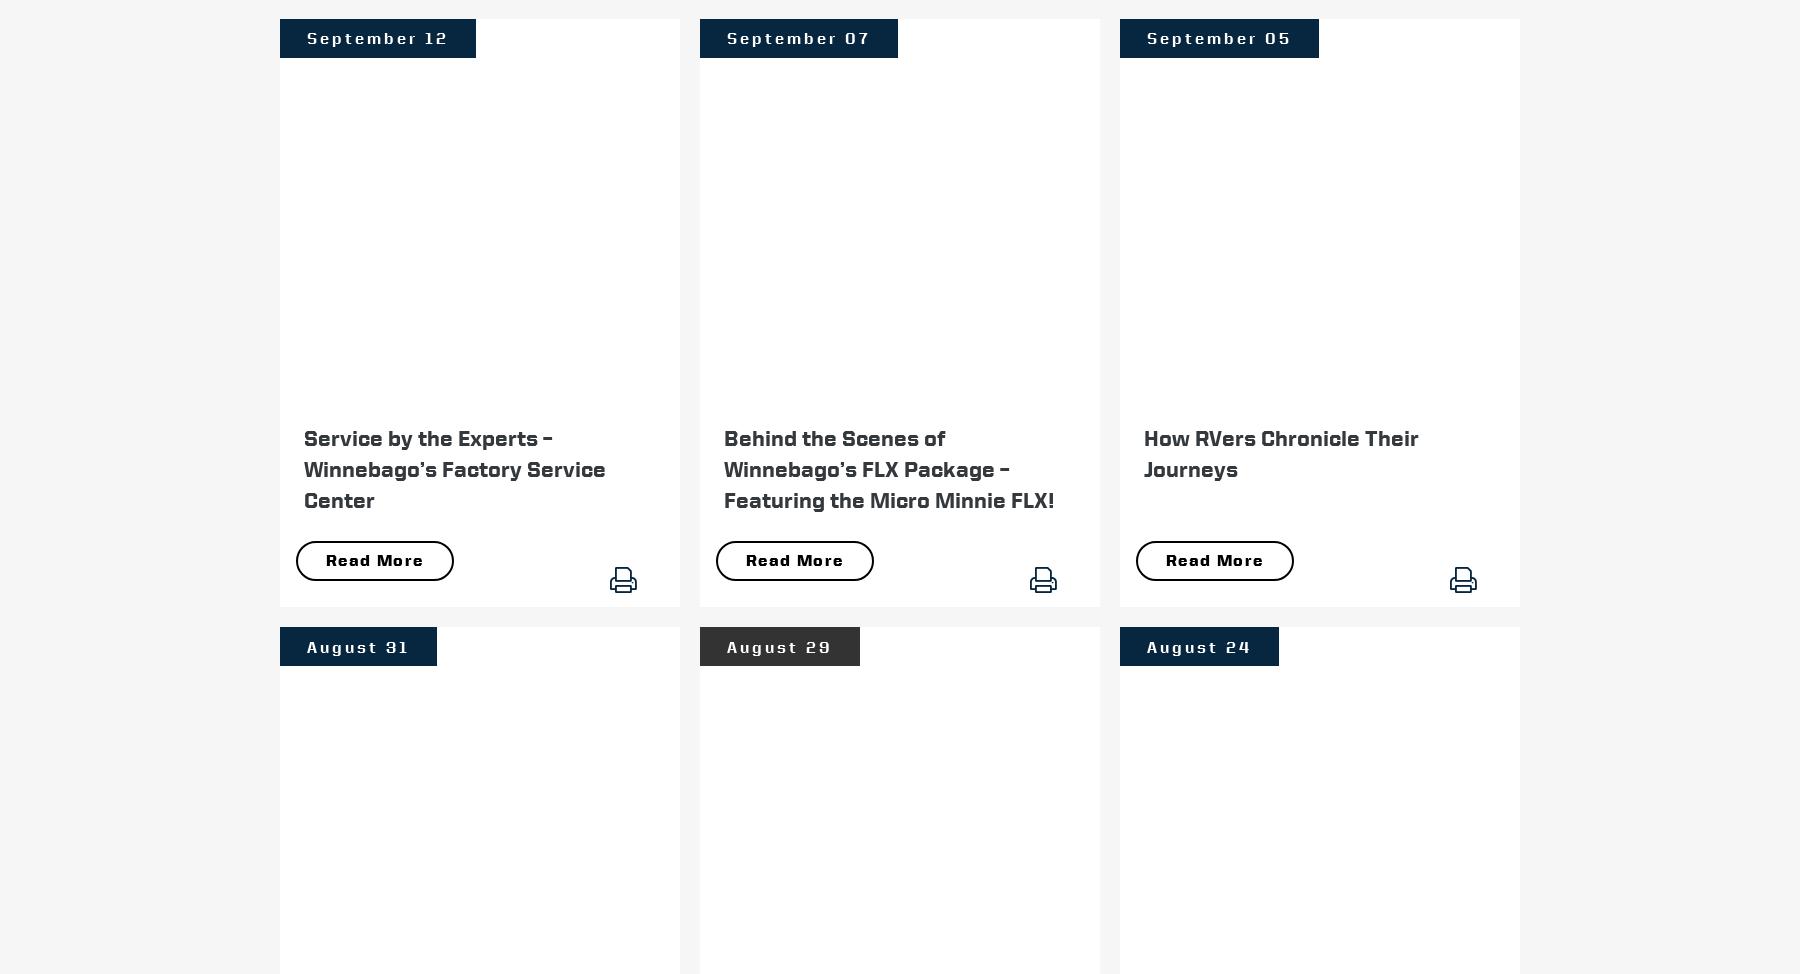  I want to click on 'August 24', so click(1198, 645).